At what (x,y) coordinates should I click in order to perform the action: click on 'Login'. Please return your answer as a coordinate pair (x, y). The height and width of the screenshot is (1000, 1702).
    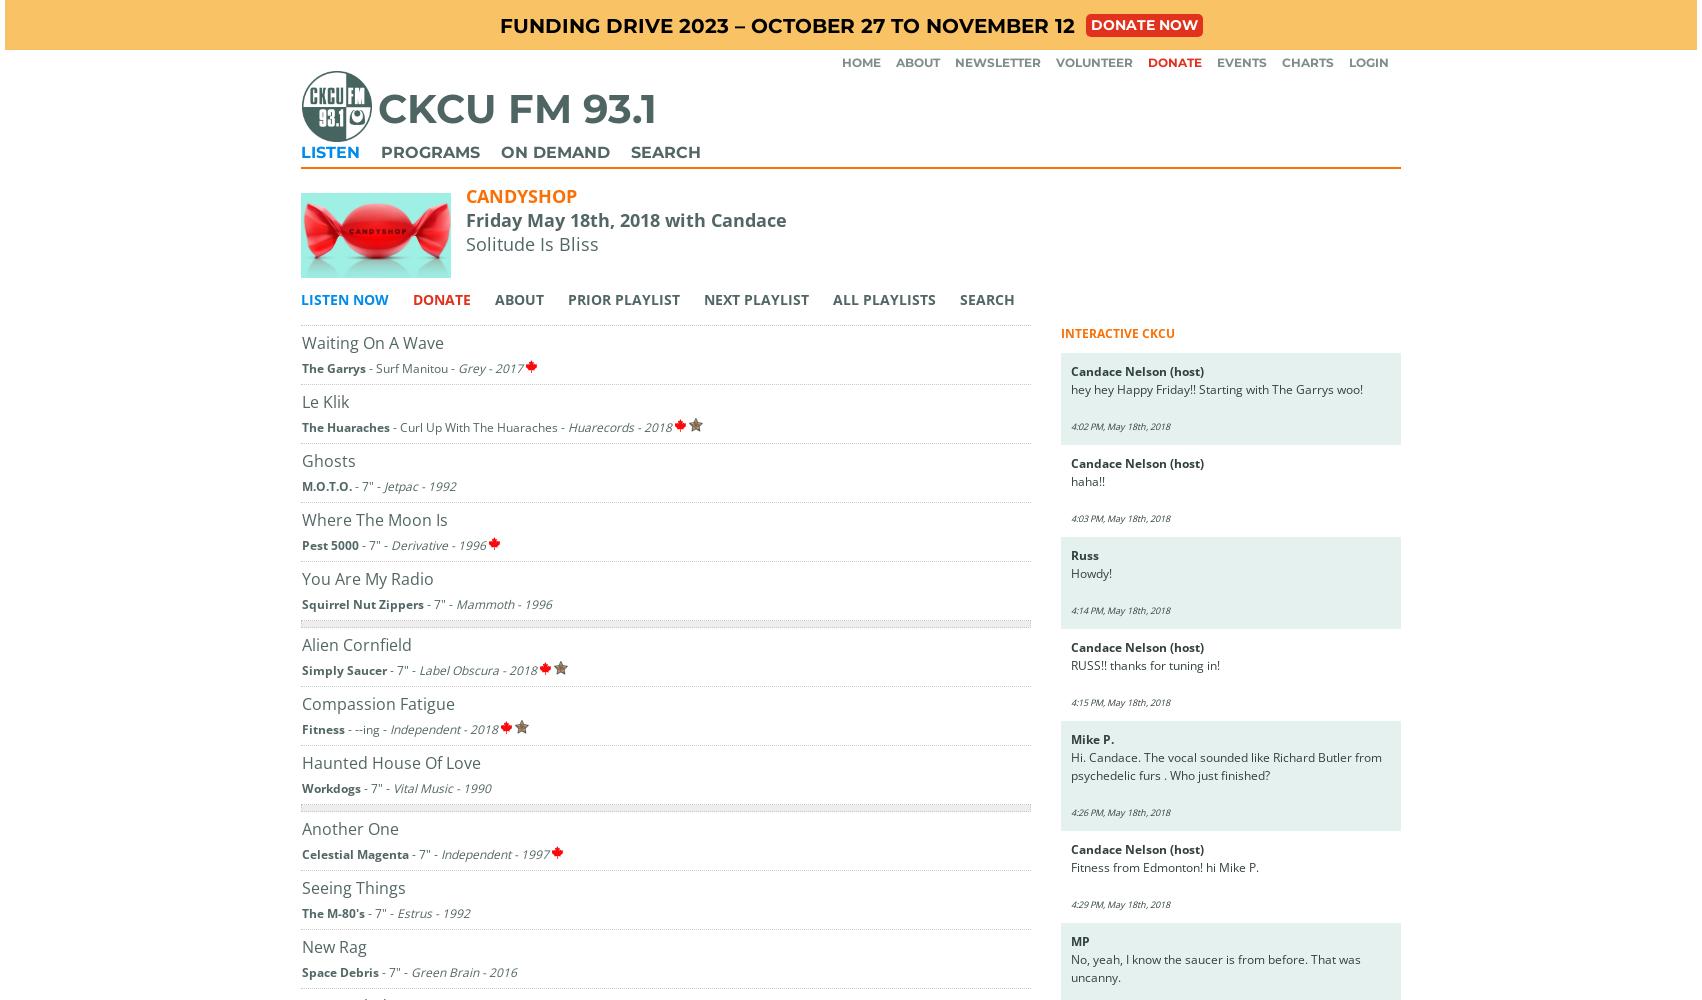
    Looking at the image, I should click on (1367, 62).